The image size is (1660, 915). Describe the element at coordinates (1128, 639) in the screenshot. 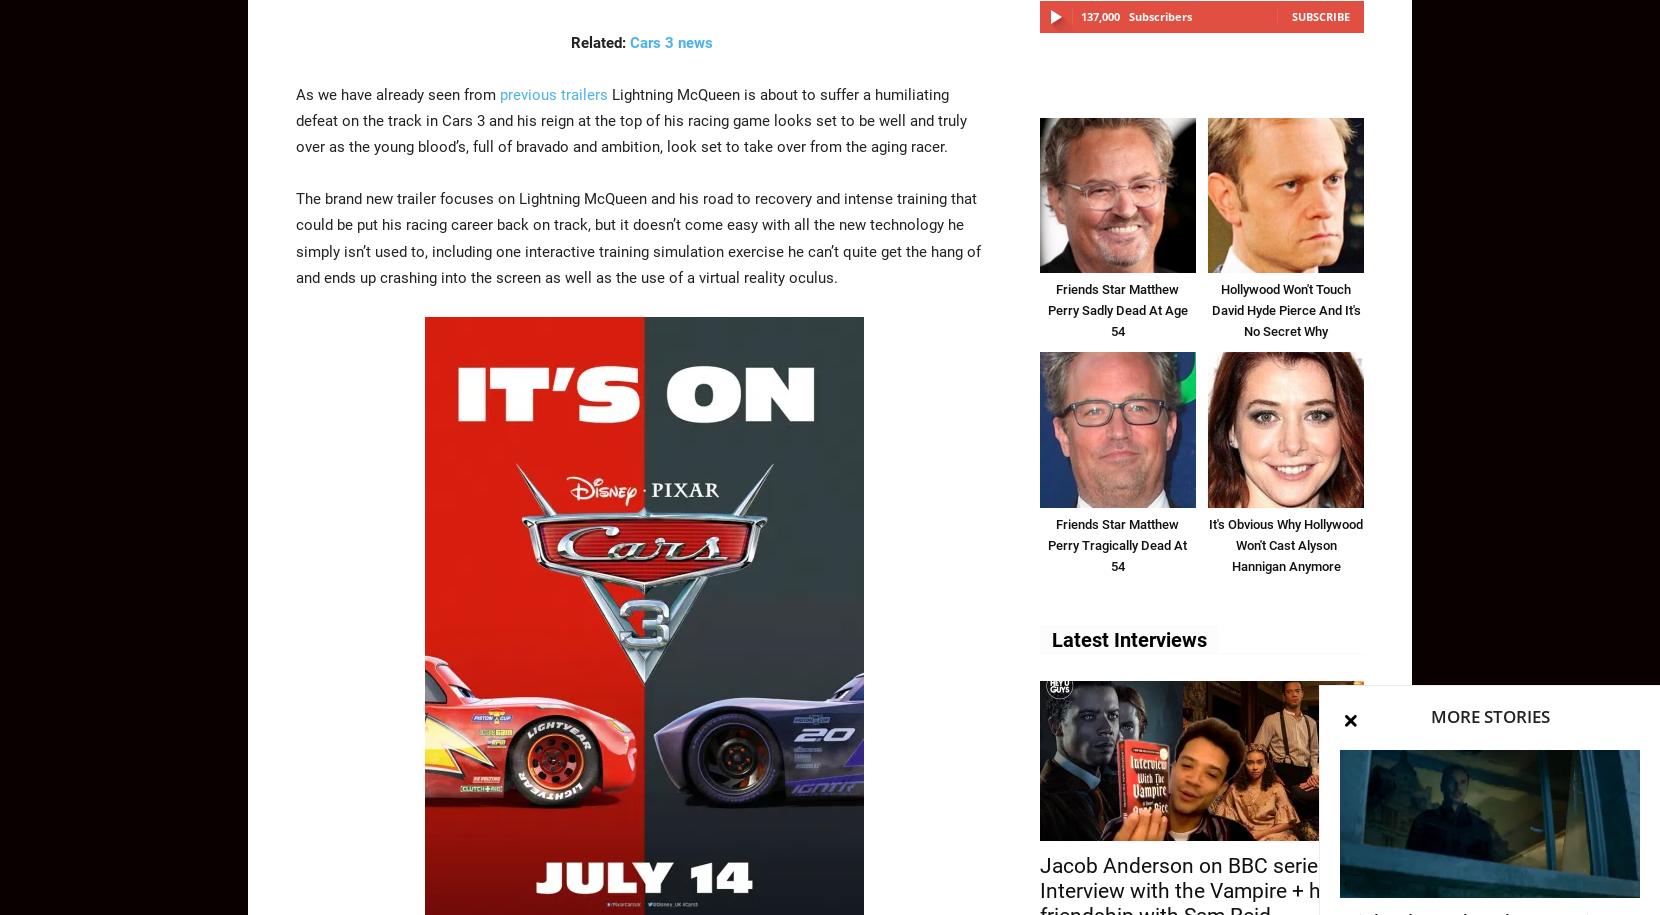

I see `'Latest Interviews'` at that location.